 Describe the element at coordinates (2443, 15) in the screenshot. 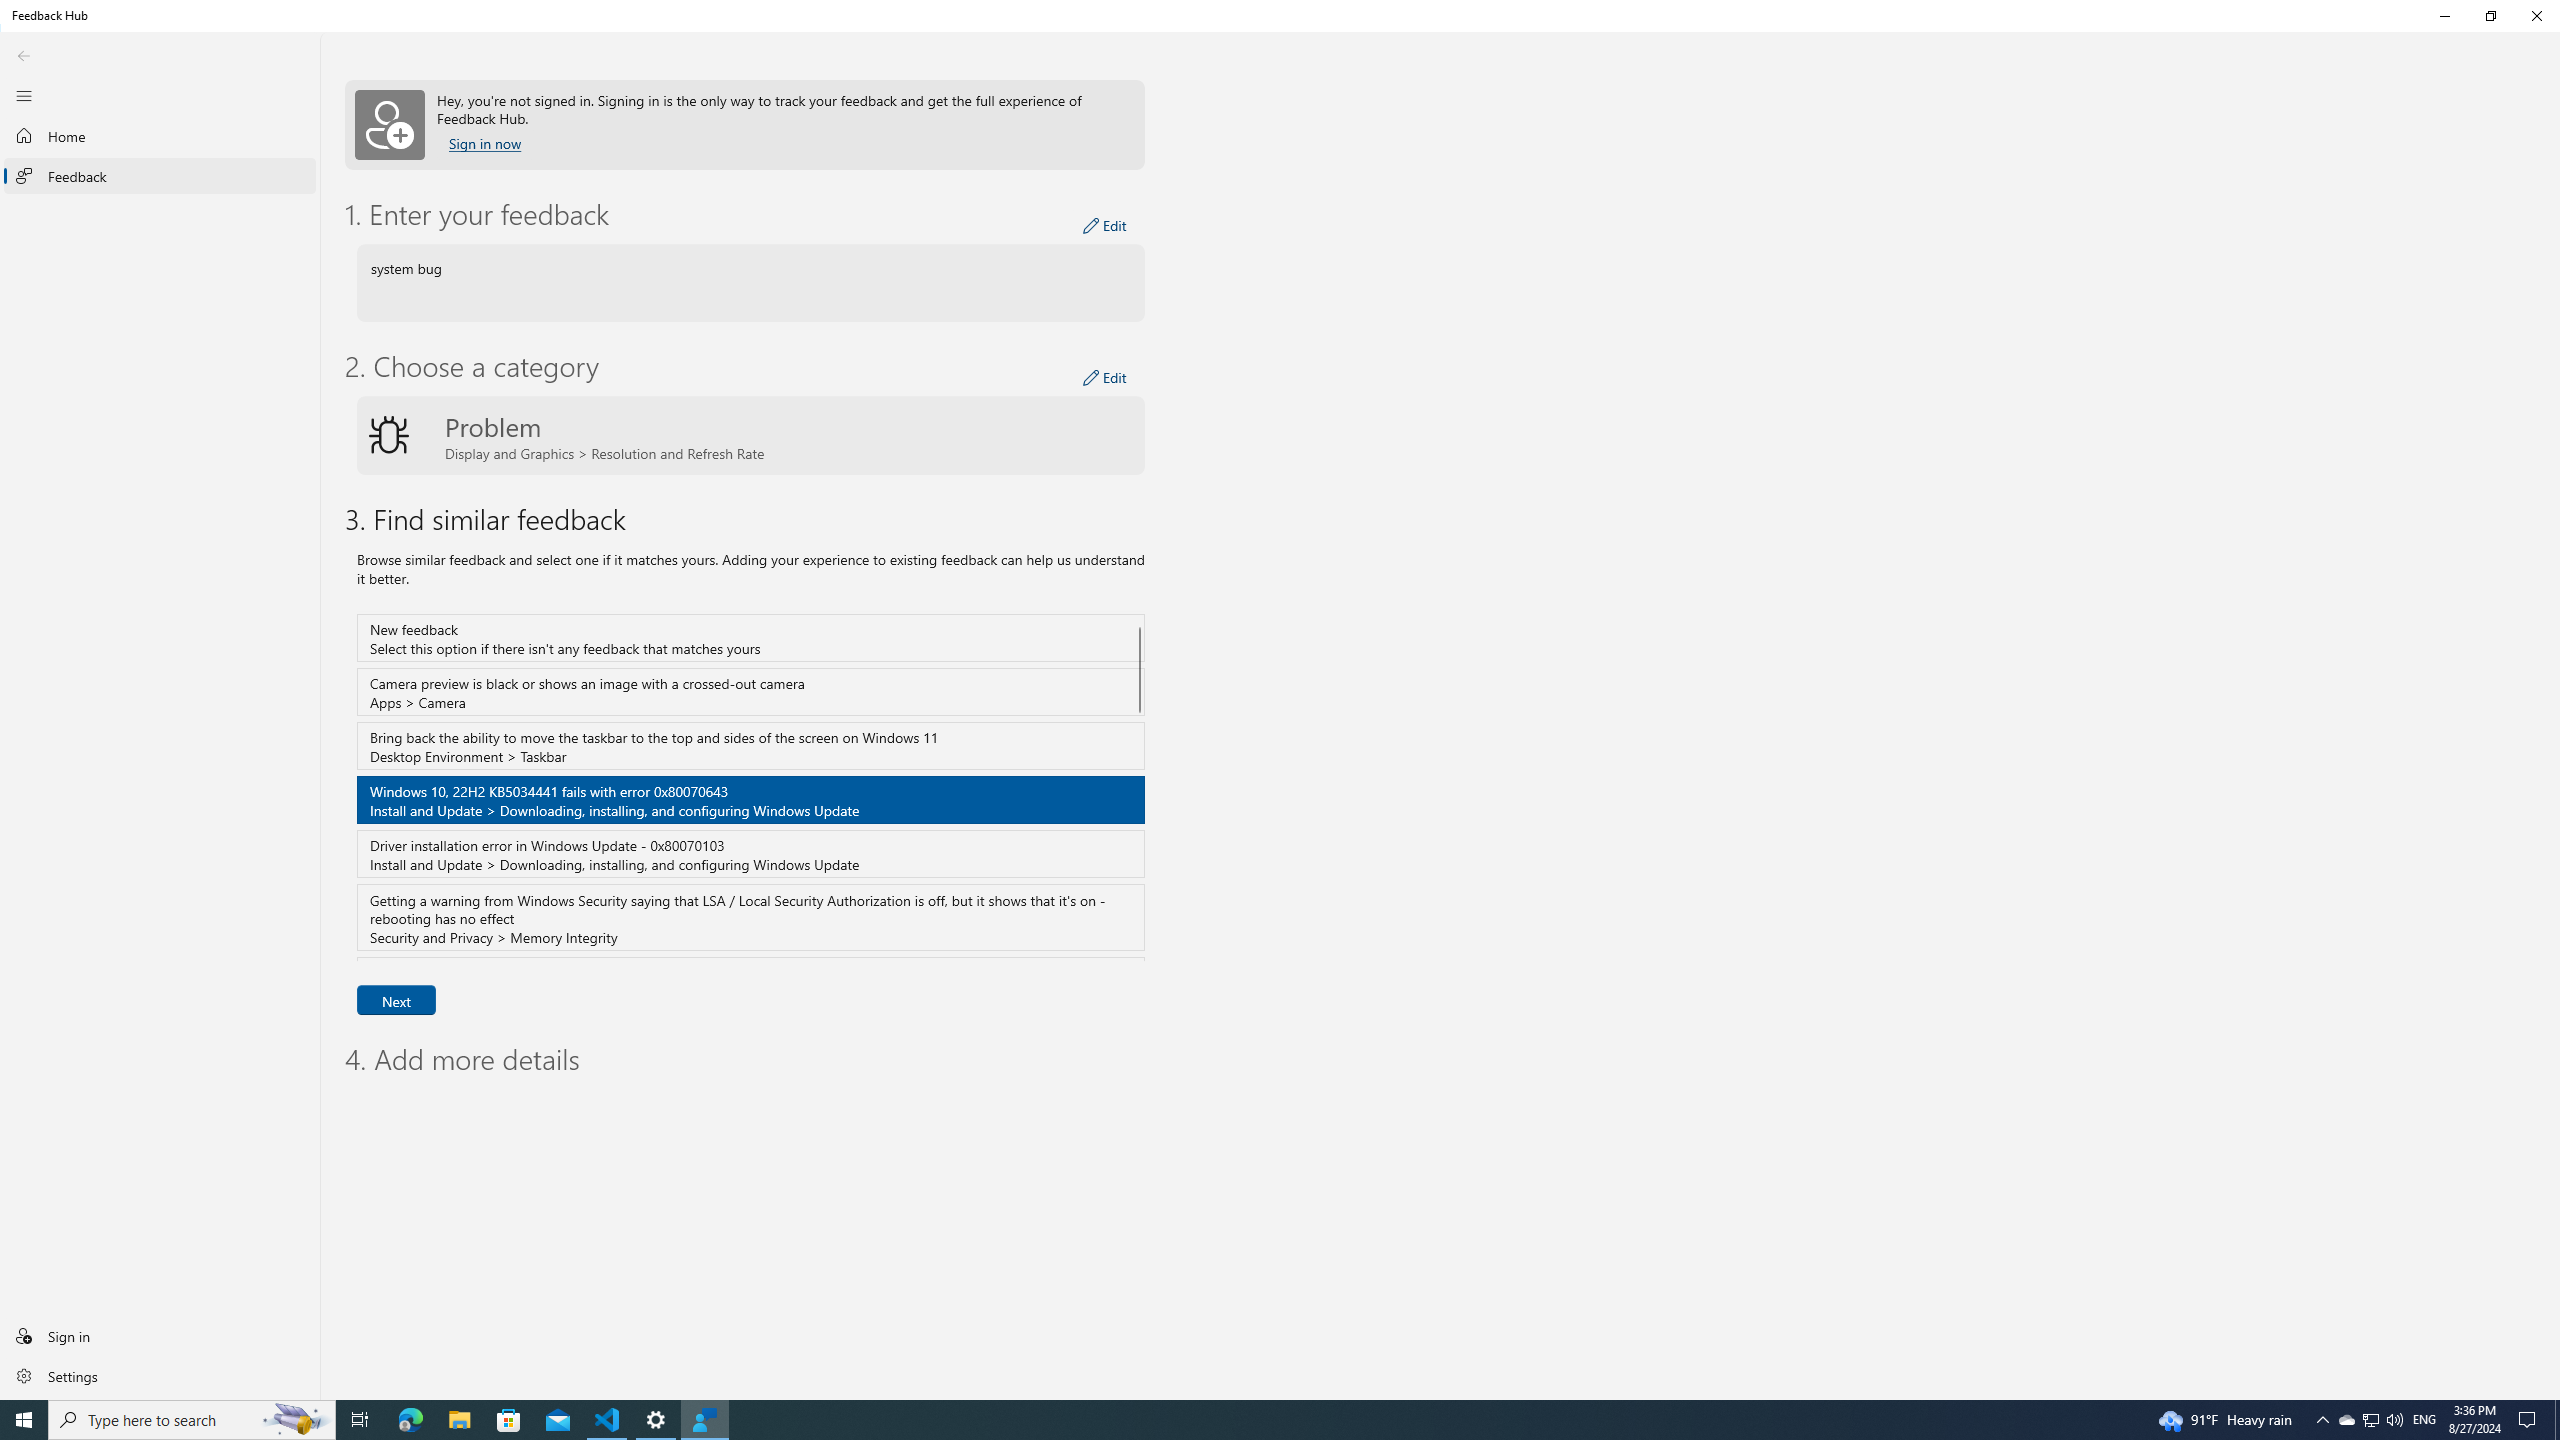

I see `'Minimize Feedback Hub'` at that location.